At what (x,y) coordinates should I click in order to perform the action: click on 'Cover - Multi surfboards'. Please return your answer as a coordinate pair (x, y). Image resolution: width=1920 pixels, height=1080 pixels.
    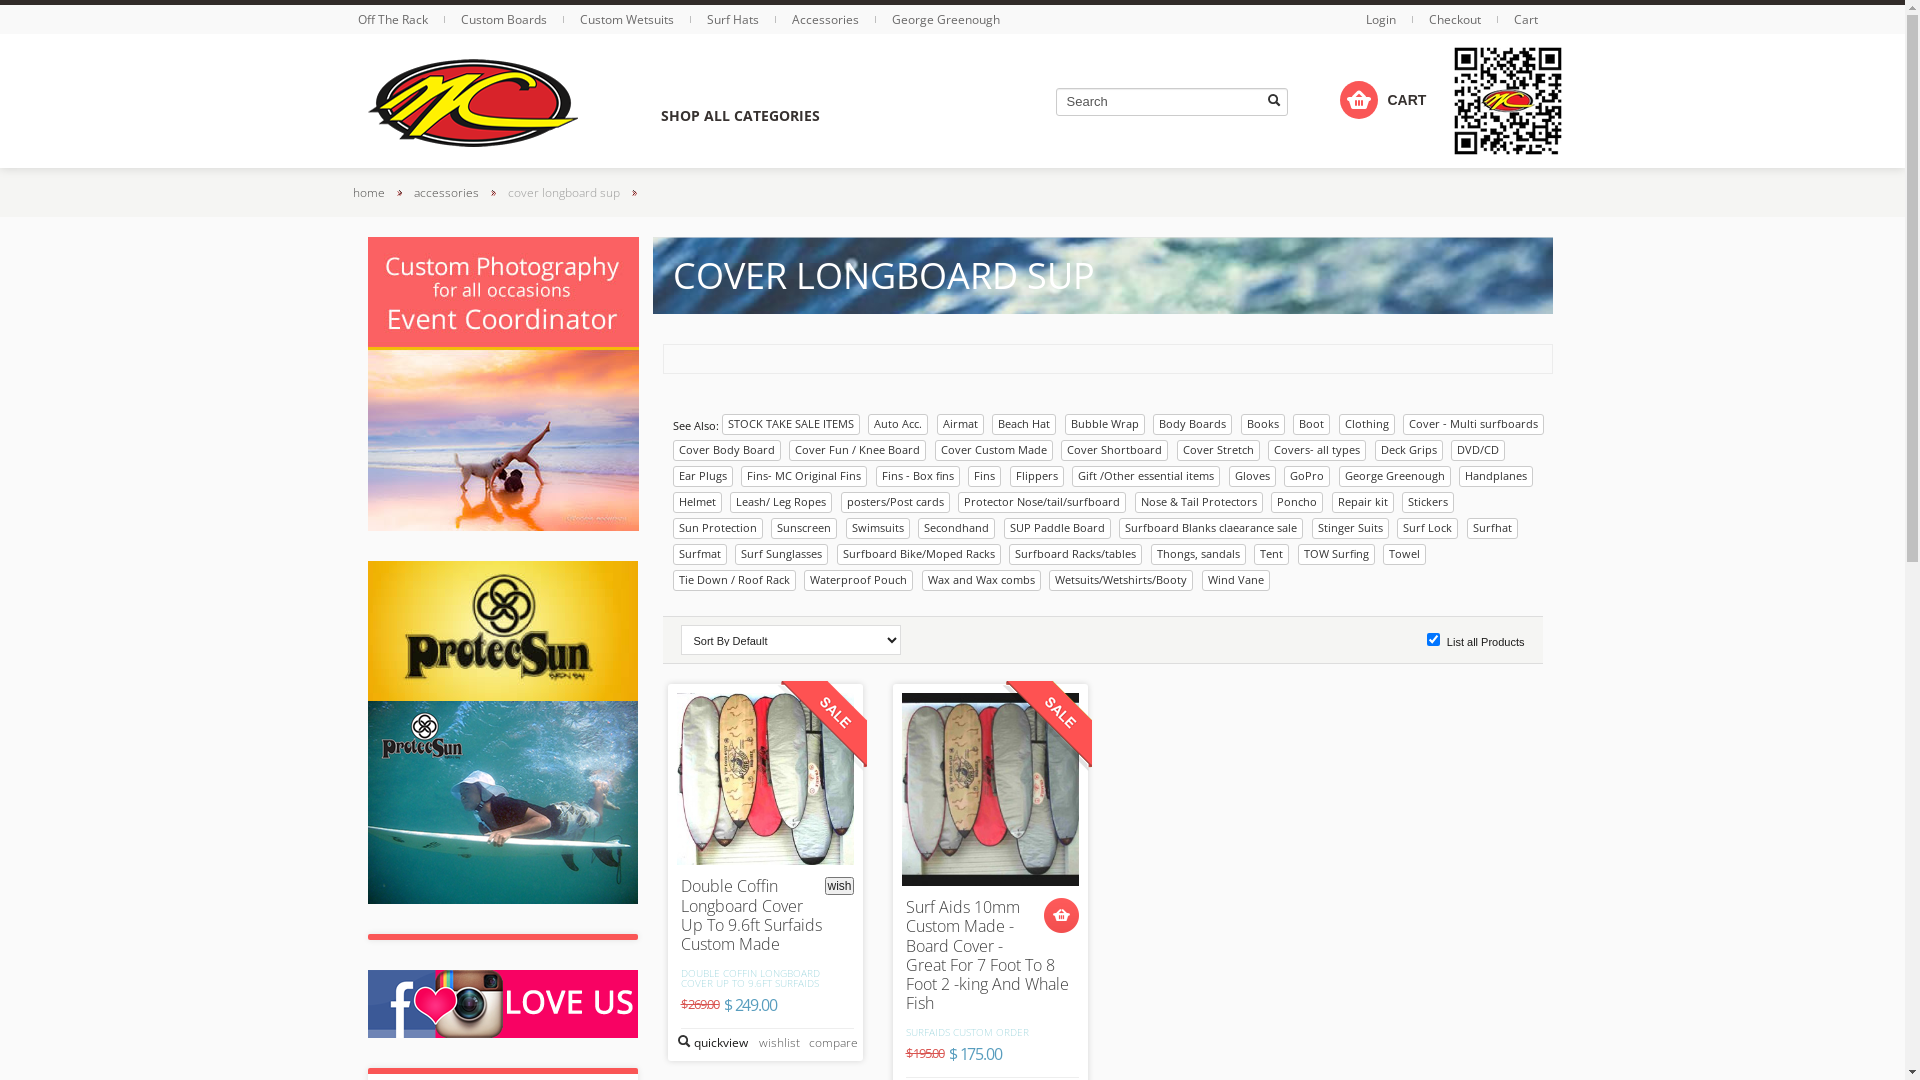
    Looking at the image, I should click on (1473, 423).